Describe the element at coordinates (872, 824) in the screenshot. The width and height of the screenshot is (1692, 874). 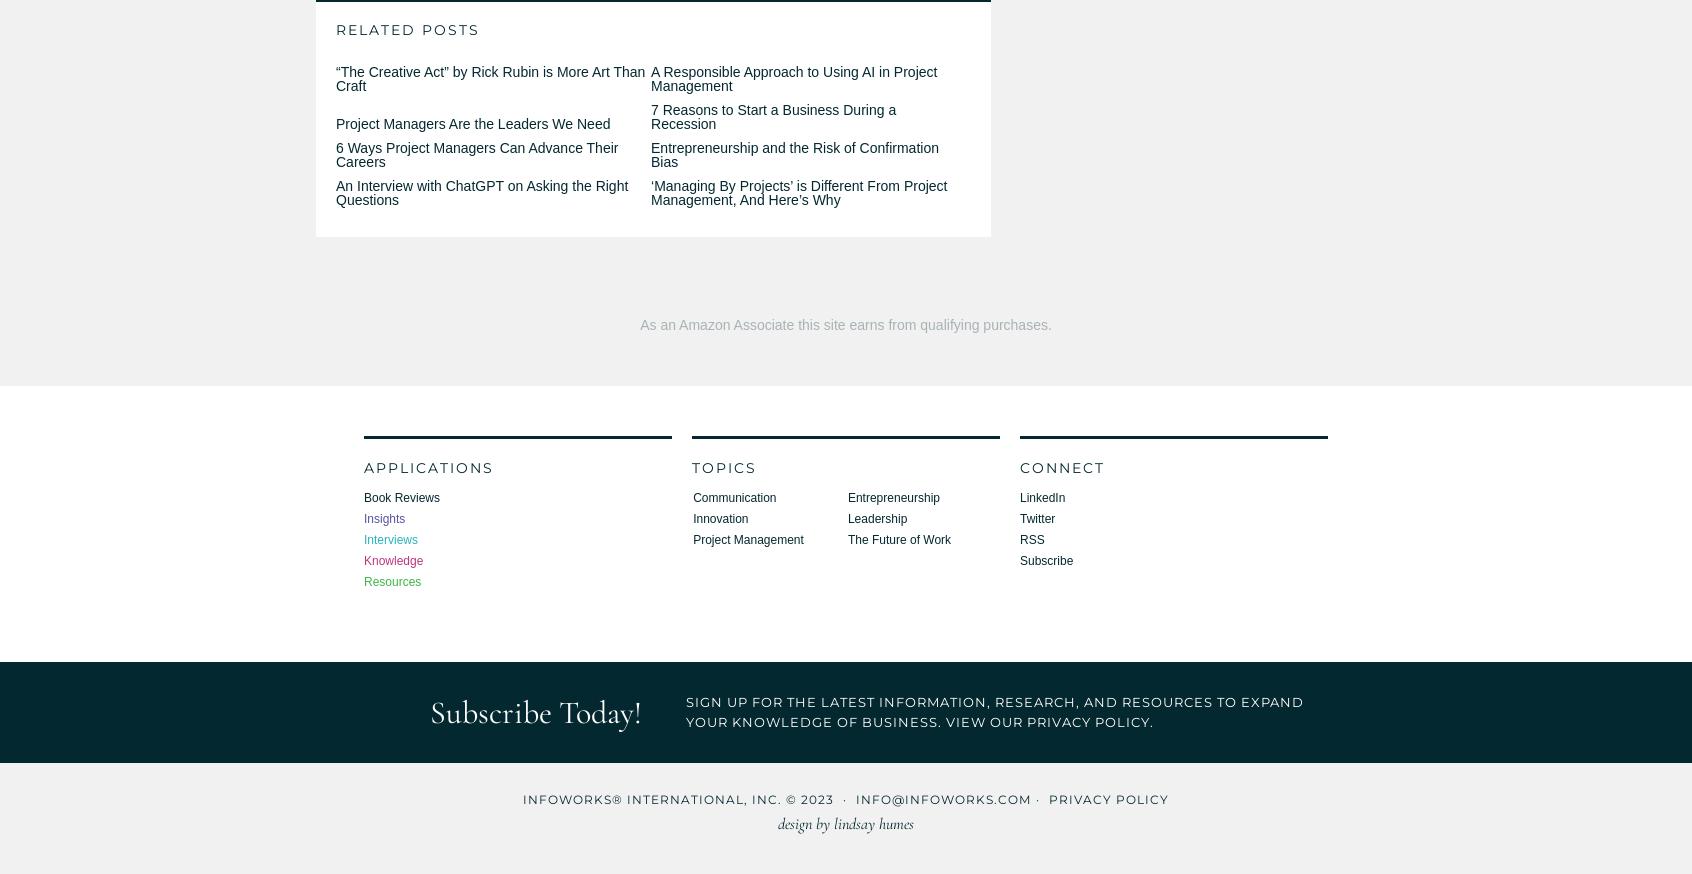
I see `'Lindsay Humes'` at that location.